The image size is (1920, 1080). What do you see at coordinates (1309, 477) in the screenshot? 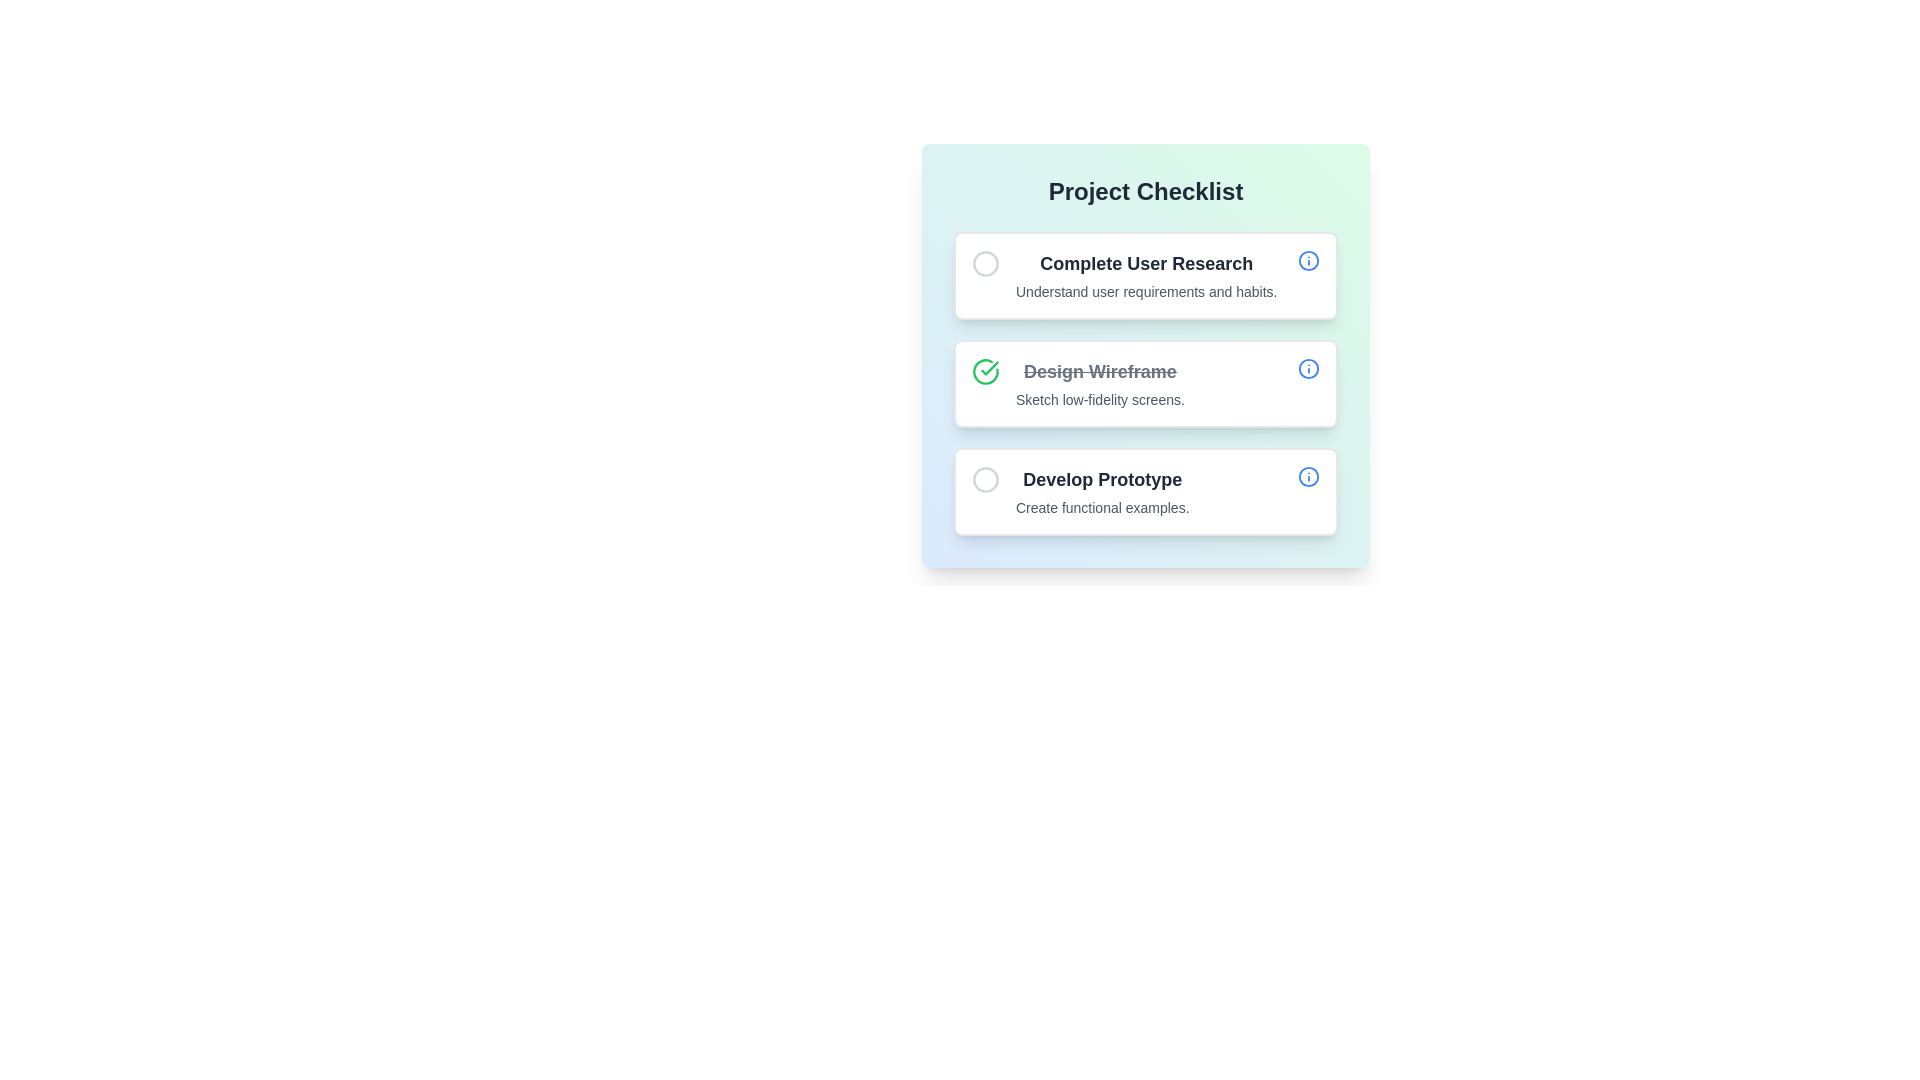
I see `the circular informational icon located in the bottom-right corner of the 'Develop Prototype' list item in the checklist` at bounding box center [1309, 477].